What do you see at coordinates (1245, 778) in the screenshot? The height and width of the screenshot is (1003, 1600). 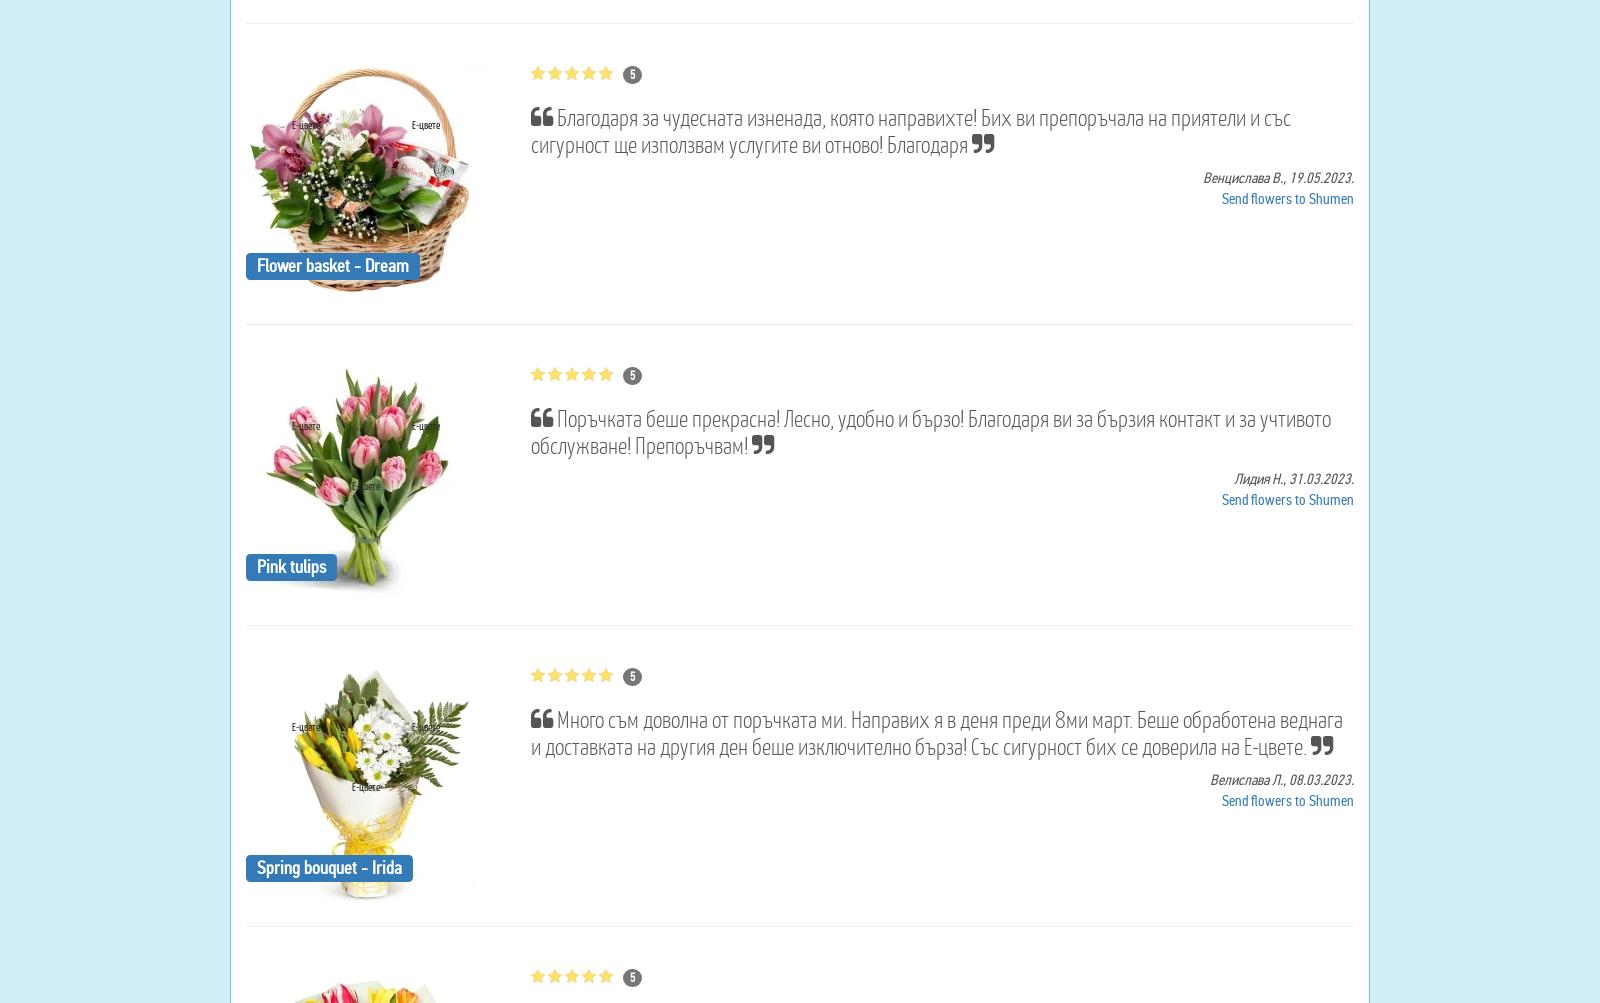 I see `'Велислава Л.'` at bounding box center [1245, 778].